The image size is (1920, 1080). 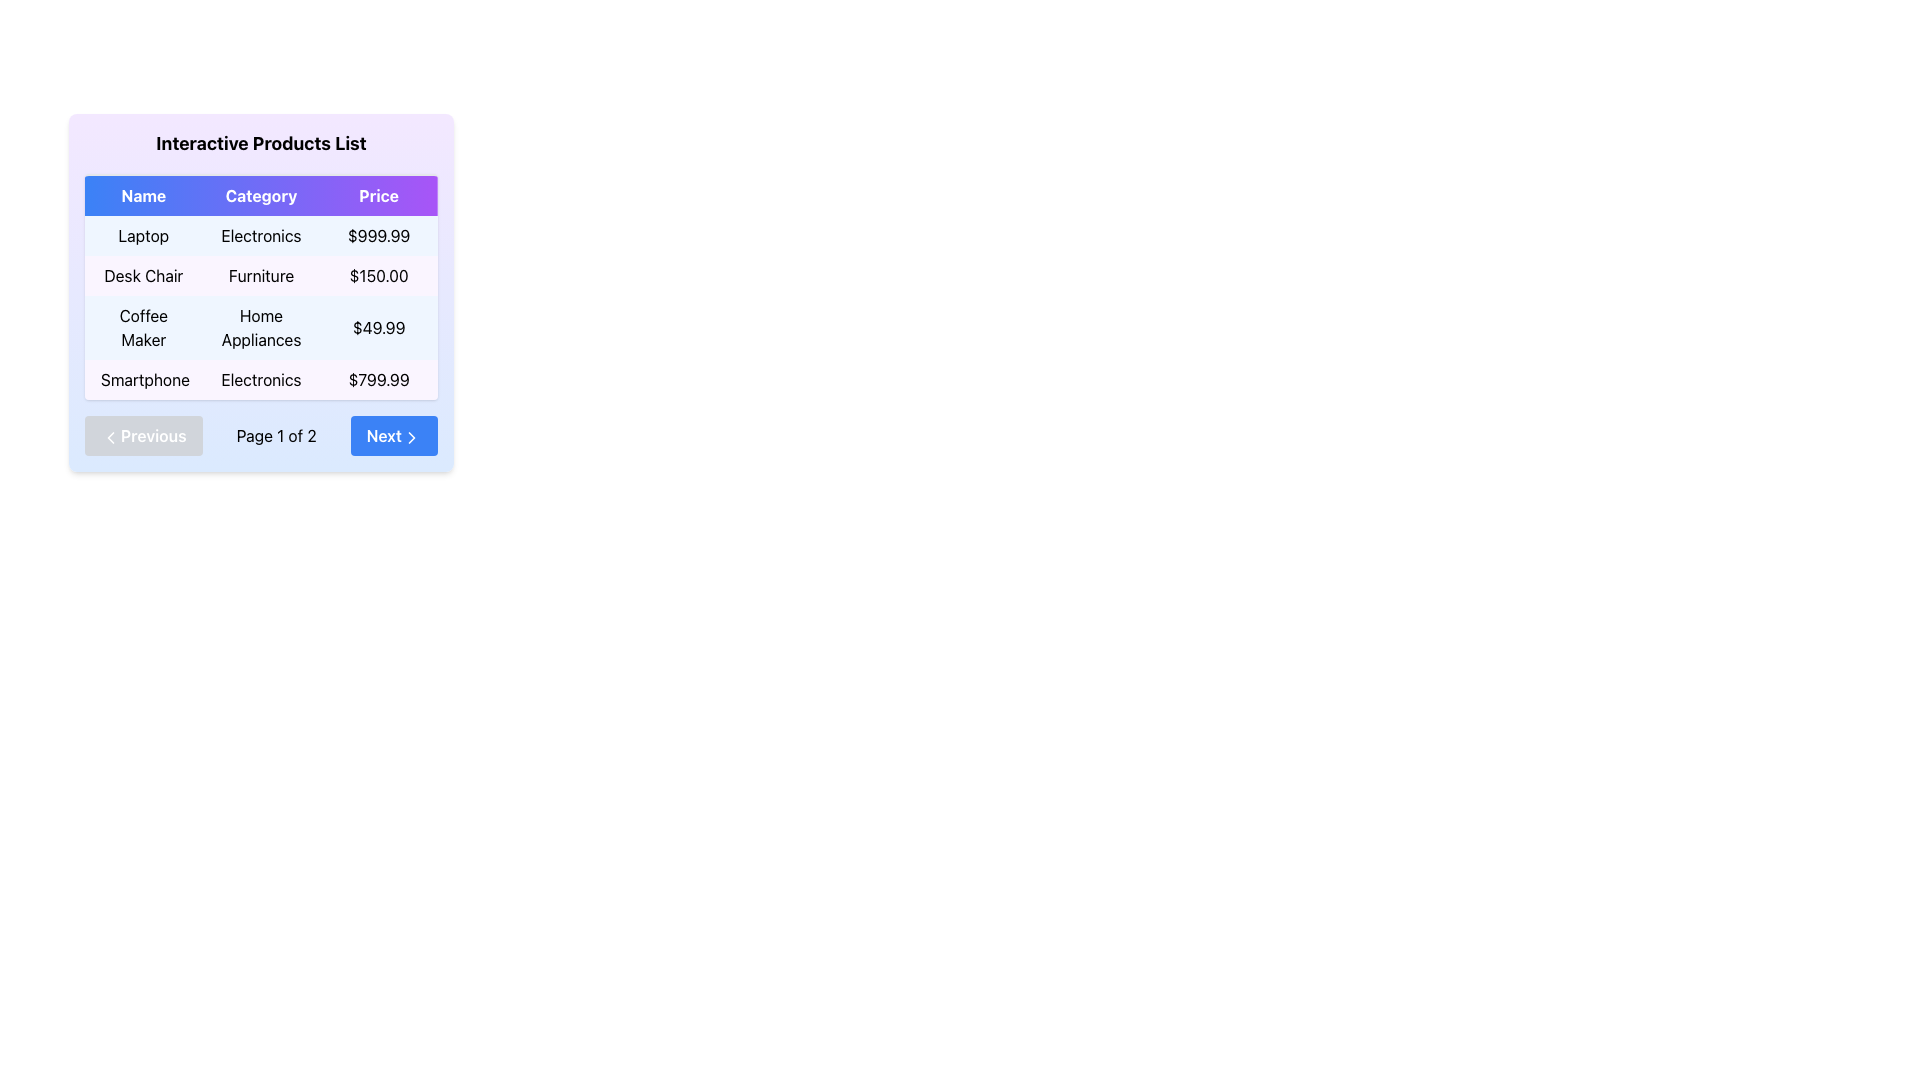 I want to click on the static text label that provides the name of a listed item in the second row under the 'Name' column of the table, so click(x=142, y=276).